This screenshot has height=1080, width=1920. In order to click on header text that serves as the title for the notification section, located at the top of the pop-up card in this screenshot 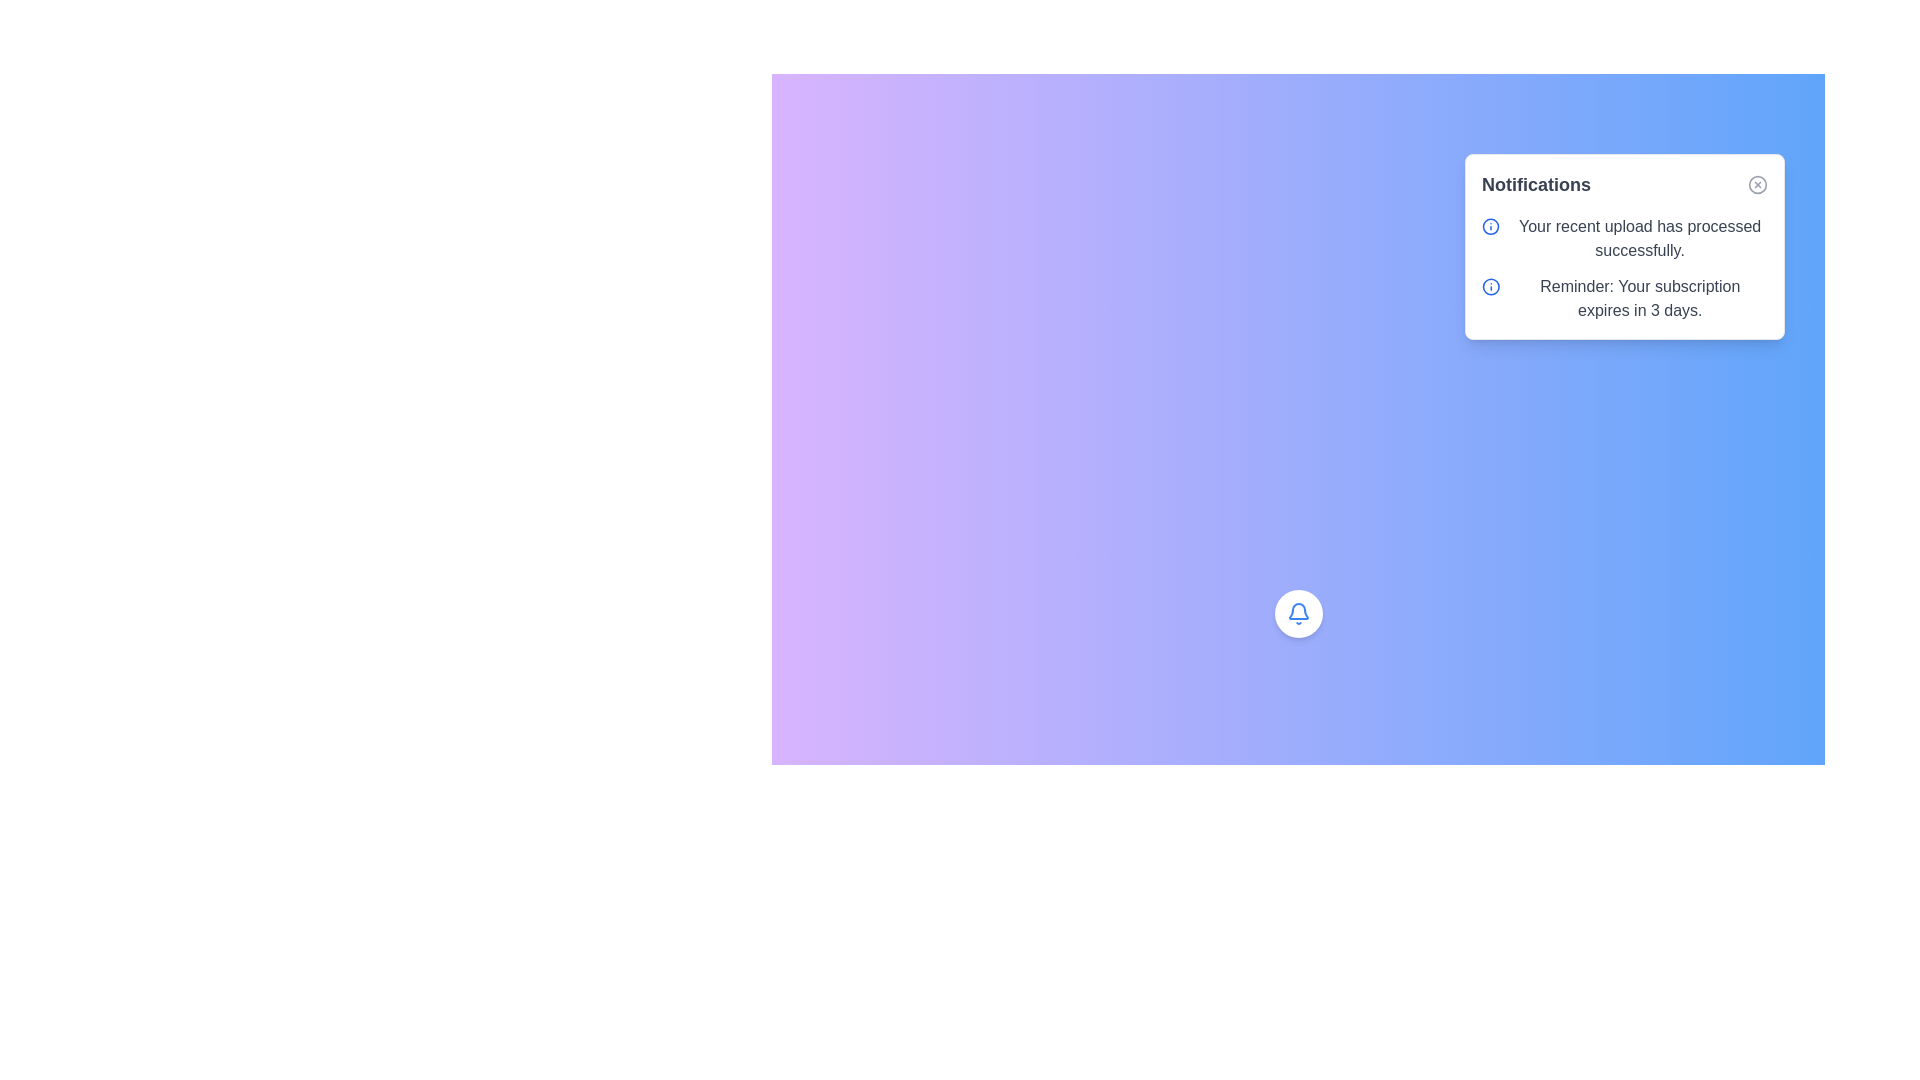, I will do `click(1535, 185)`.